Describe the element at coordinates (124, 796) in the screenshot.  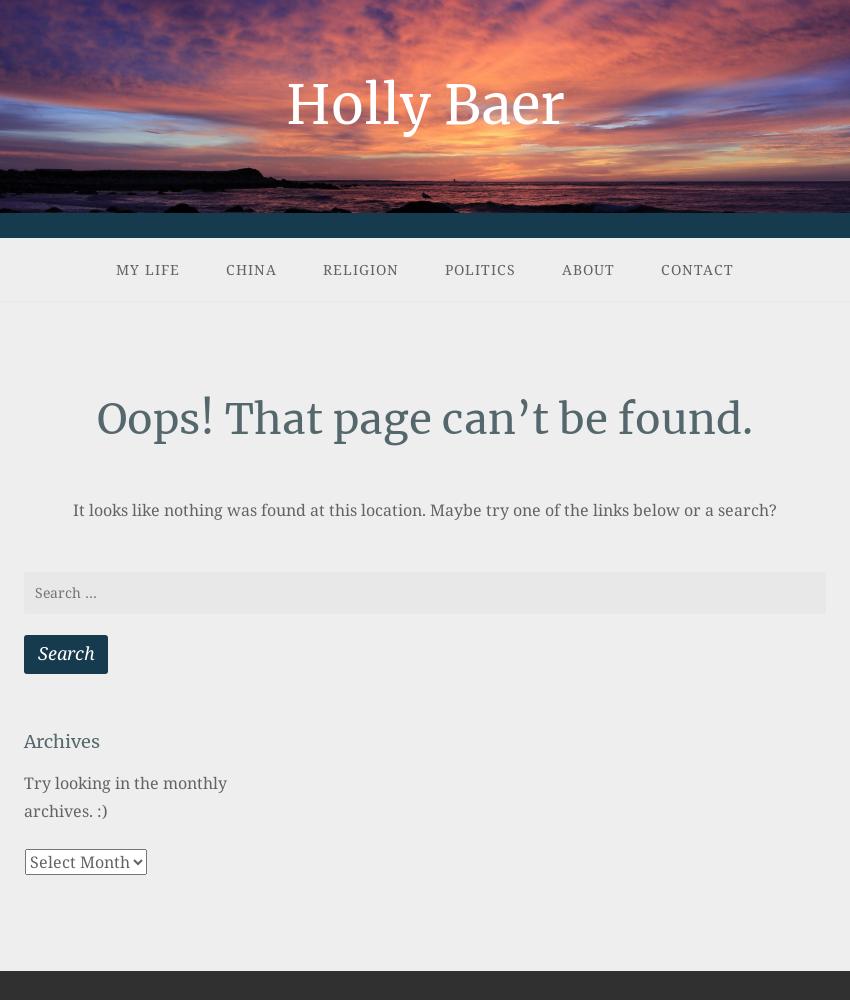
I see `'Try looking in the monthly archives. :)'` at that location.